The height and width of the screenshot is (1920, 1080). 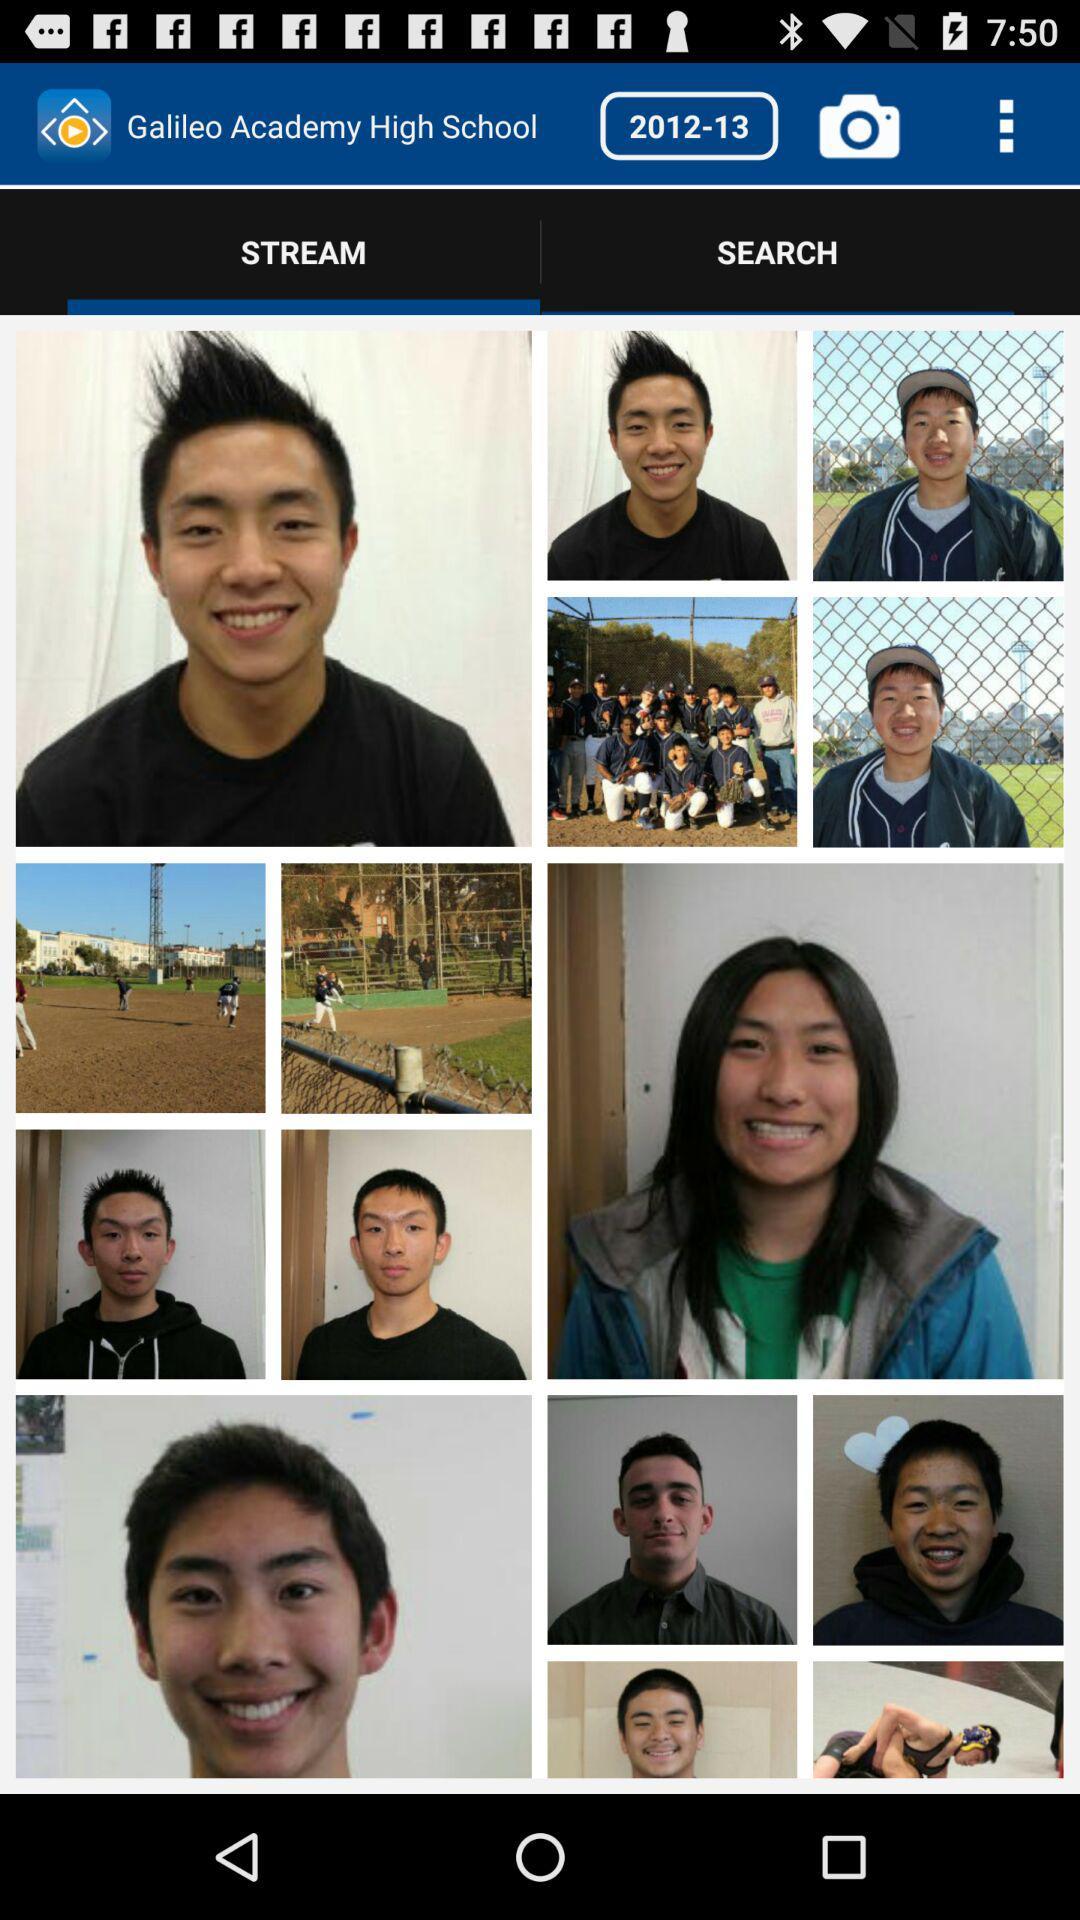 I want to click on merge box, so click(x=804, y=1580).